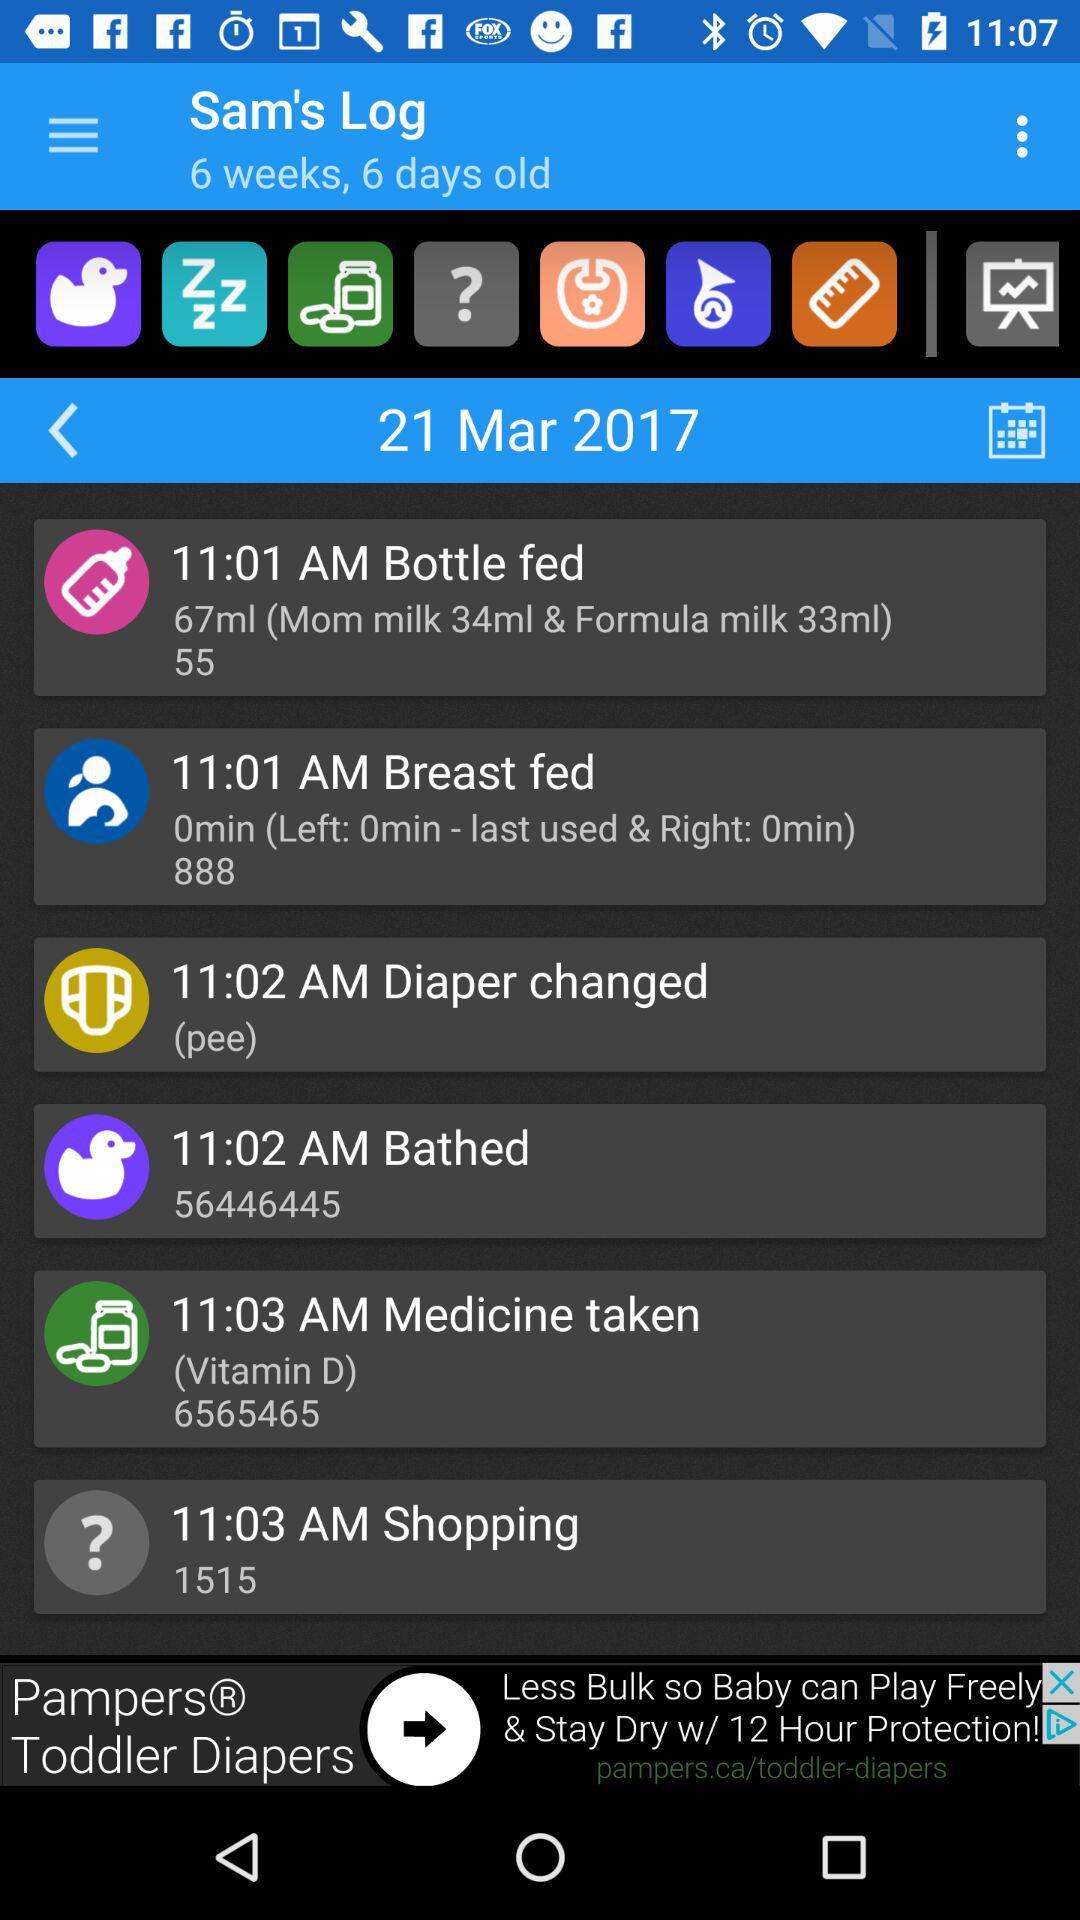 This screenshot has width=1080, height=1920. What do you see at coordinates (1017, 429) in the screenshot?
I see `open calendar` at bounding box center [1017, 429].